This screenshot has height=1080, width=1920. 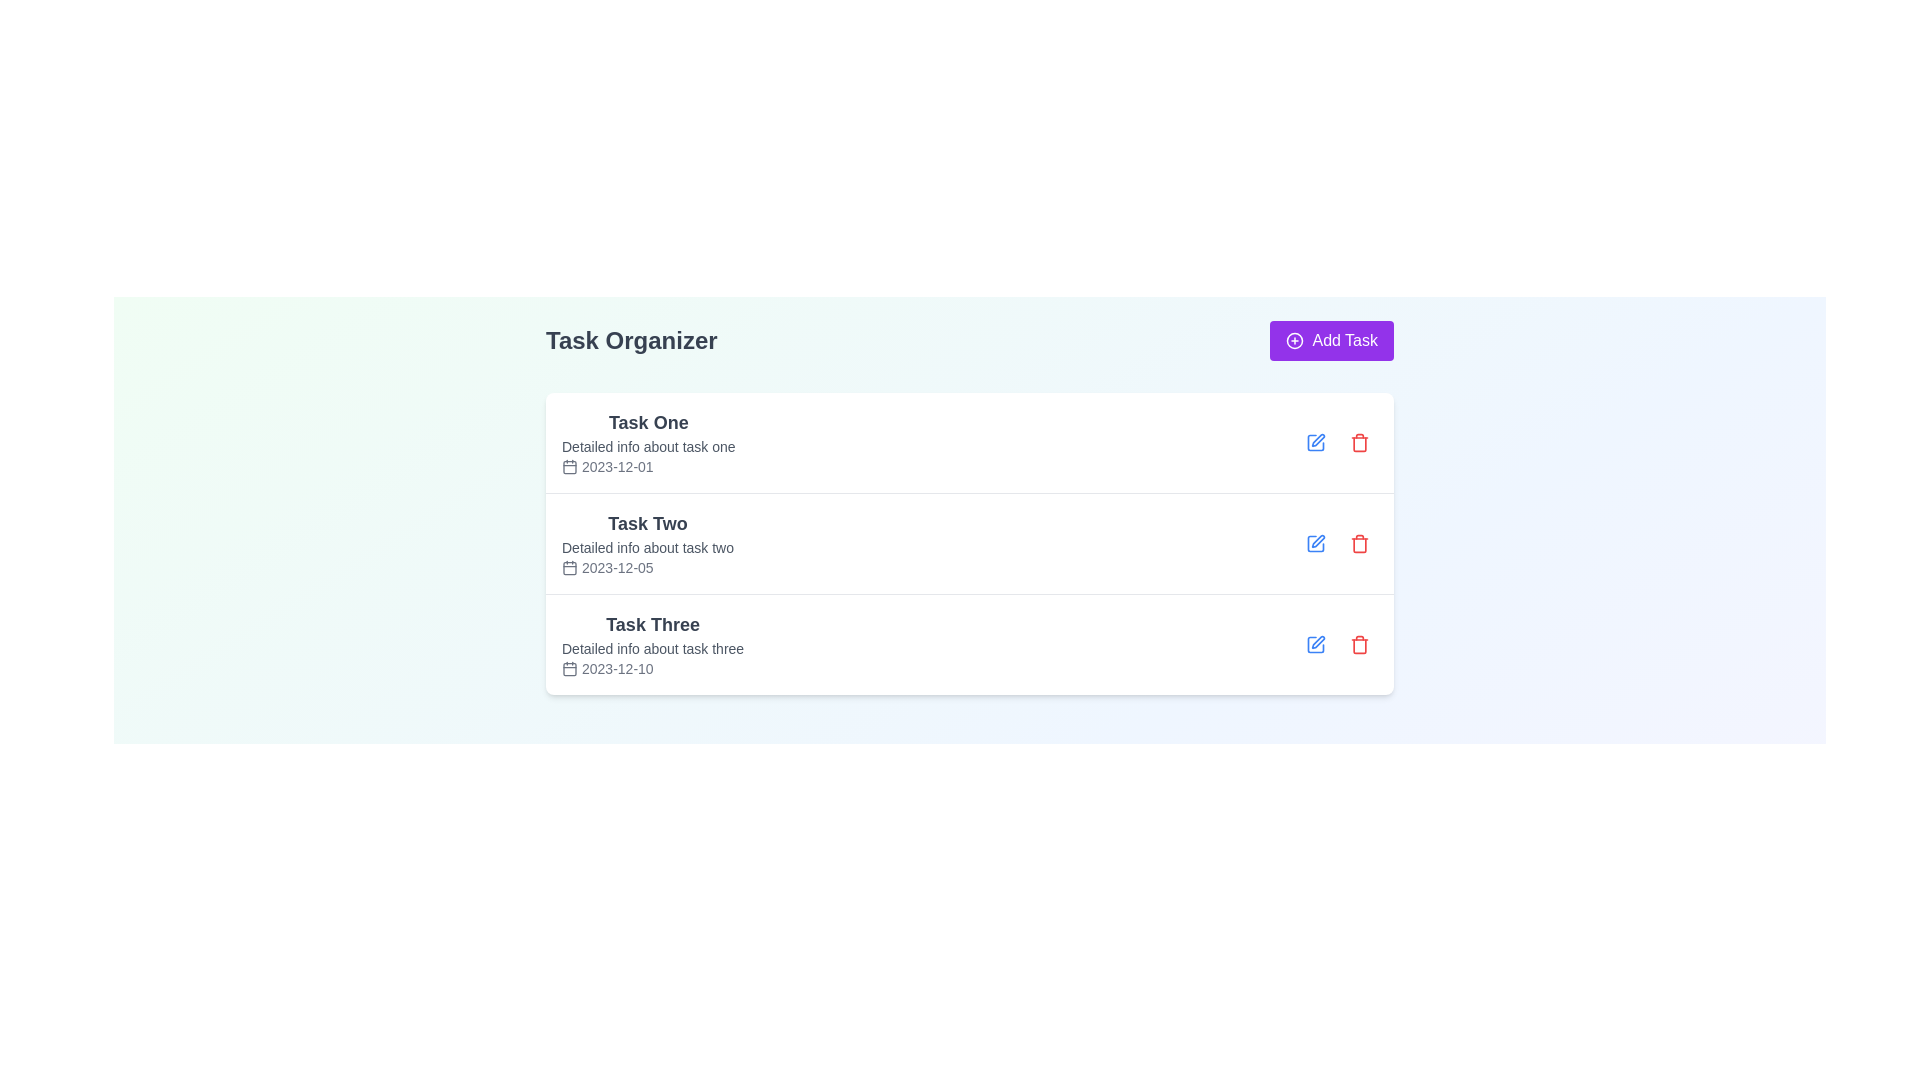 I want to click on the second task card in the task manager interface, so click(x=969, y=507).